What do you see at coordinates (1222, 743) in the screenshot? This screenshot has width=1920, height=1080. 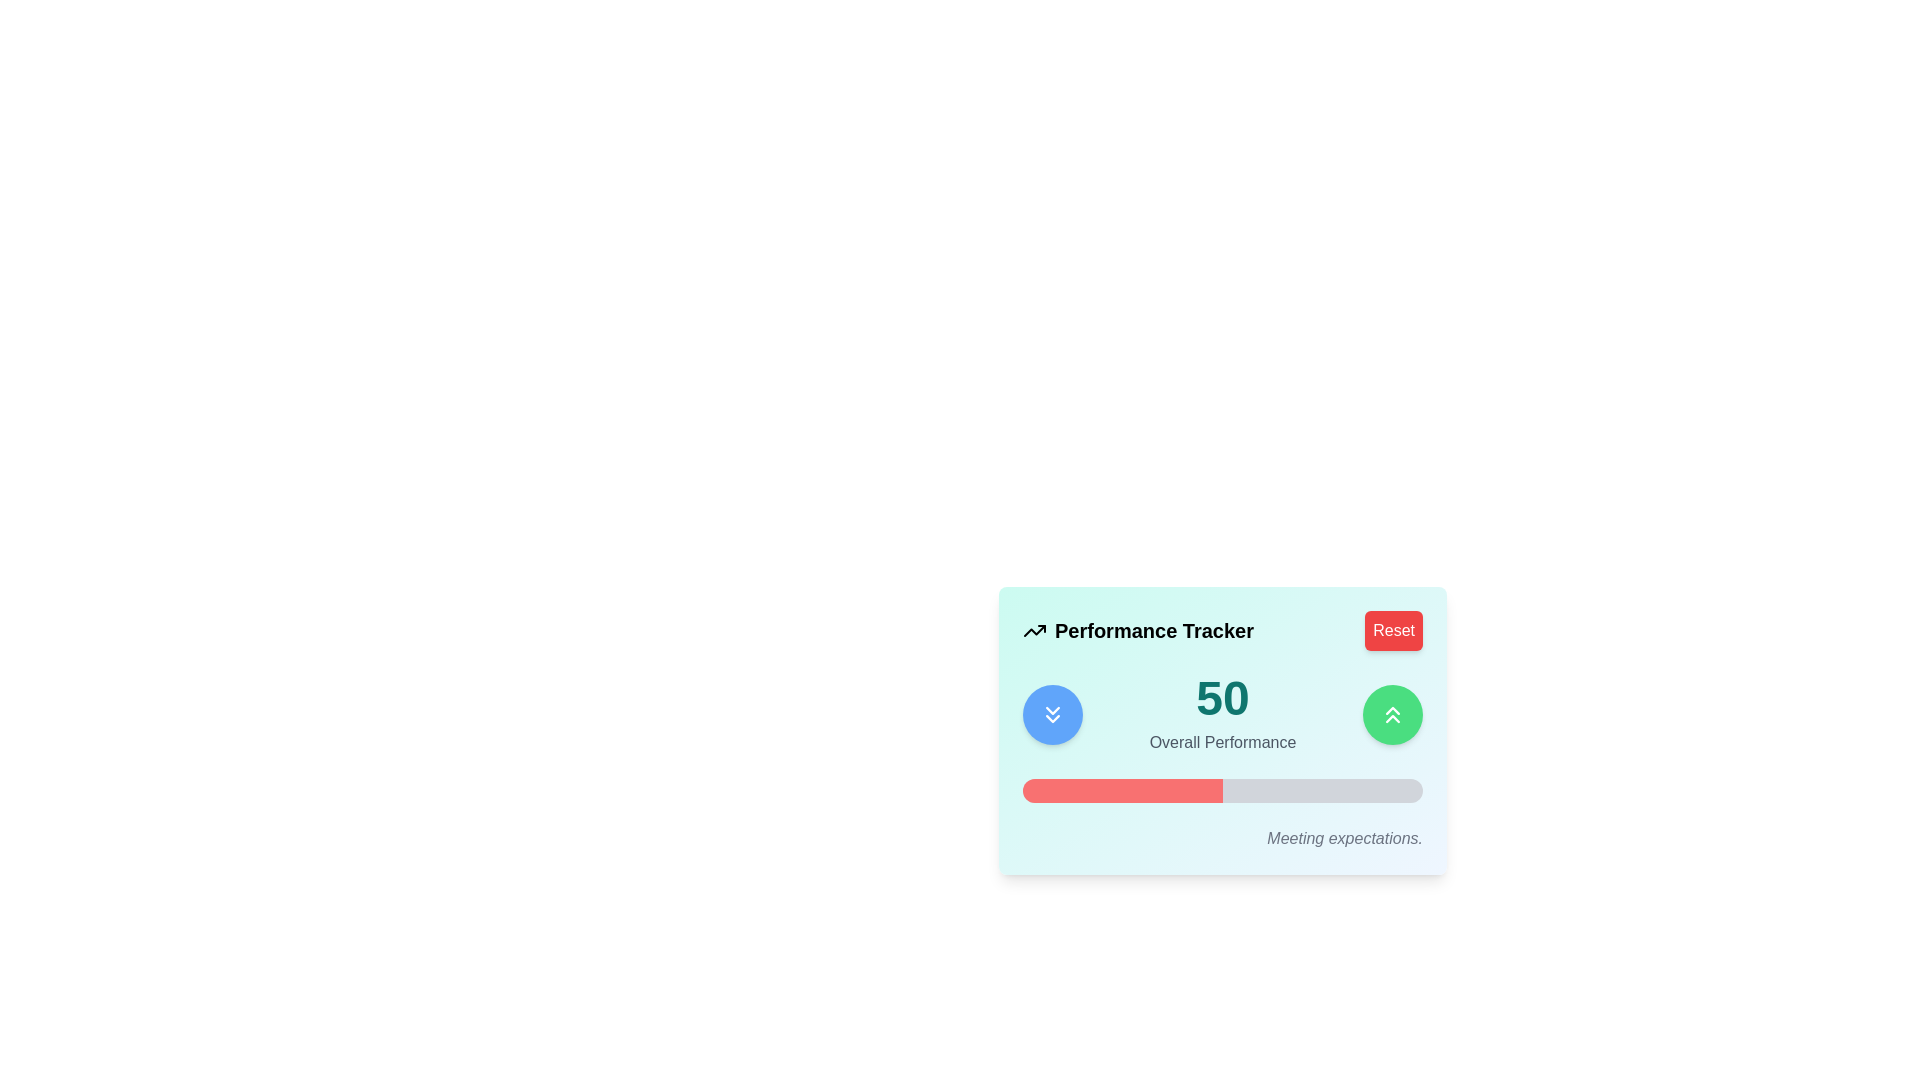 I see `the Label element displaying 'Overall Performance' that is styled in medium gray and positioned directly below the bold number '50'` at bounding box center [1222, 743].